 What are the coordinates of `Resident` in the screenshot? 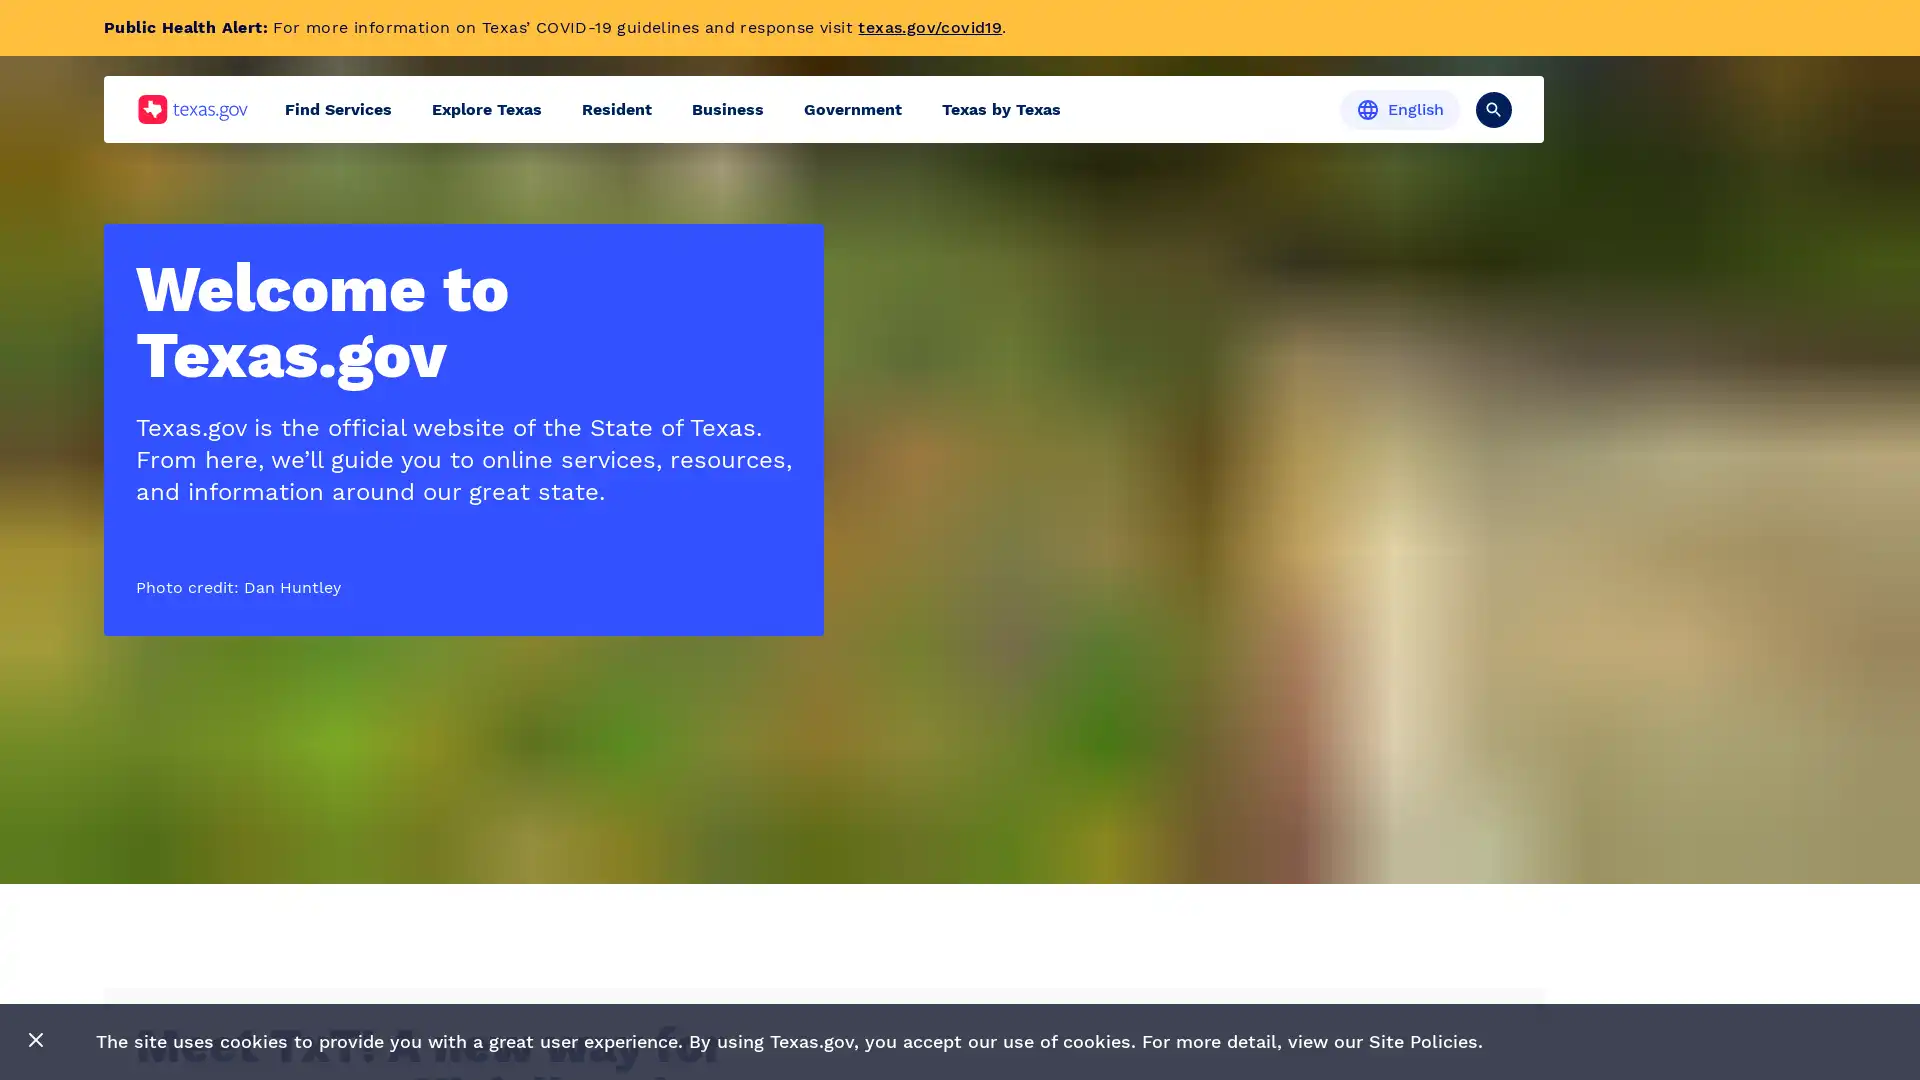 It's located at (616, 109).